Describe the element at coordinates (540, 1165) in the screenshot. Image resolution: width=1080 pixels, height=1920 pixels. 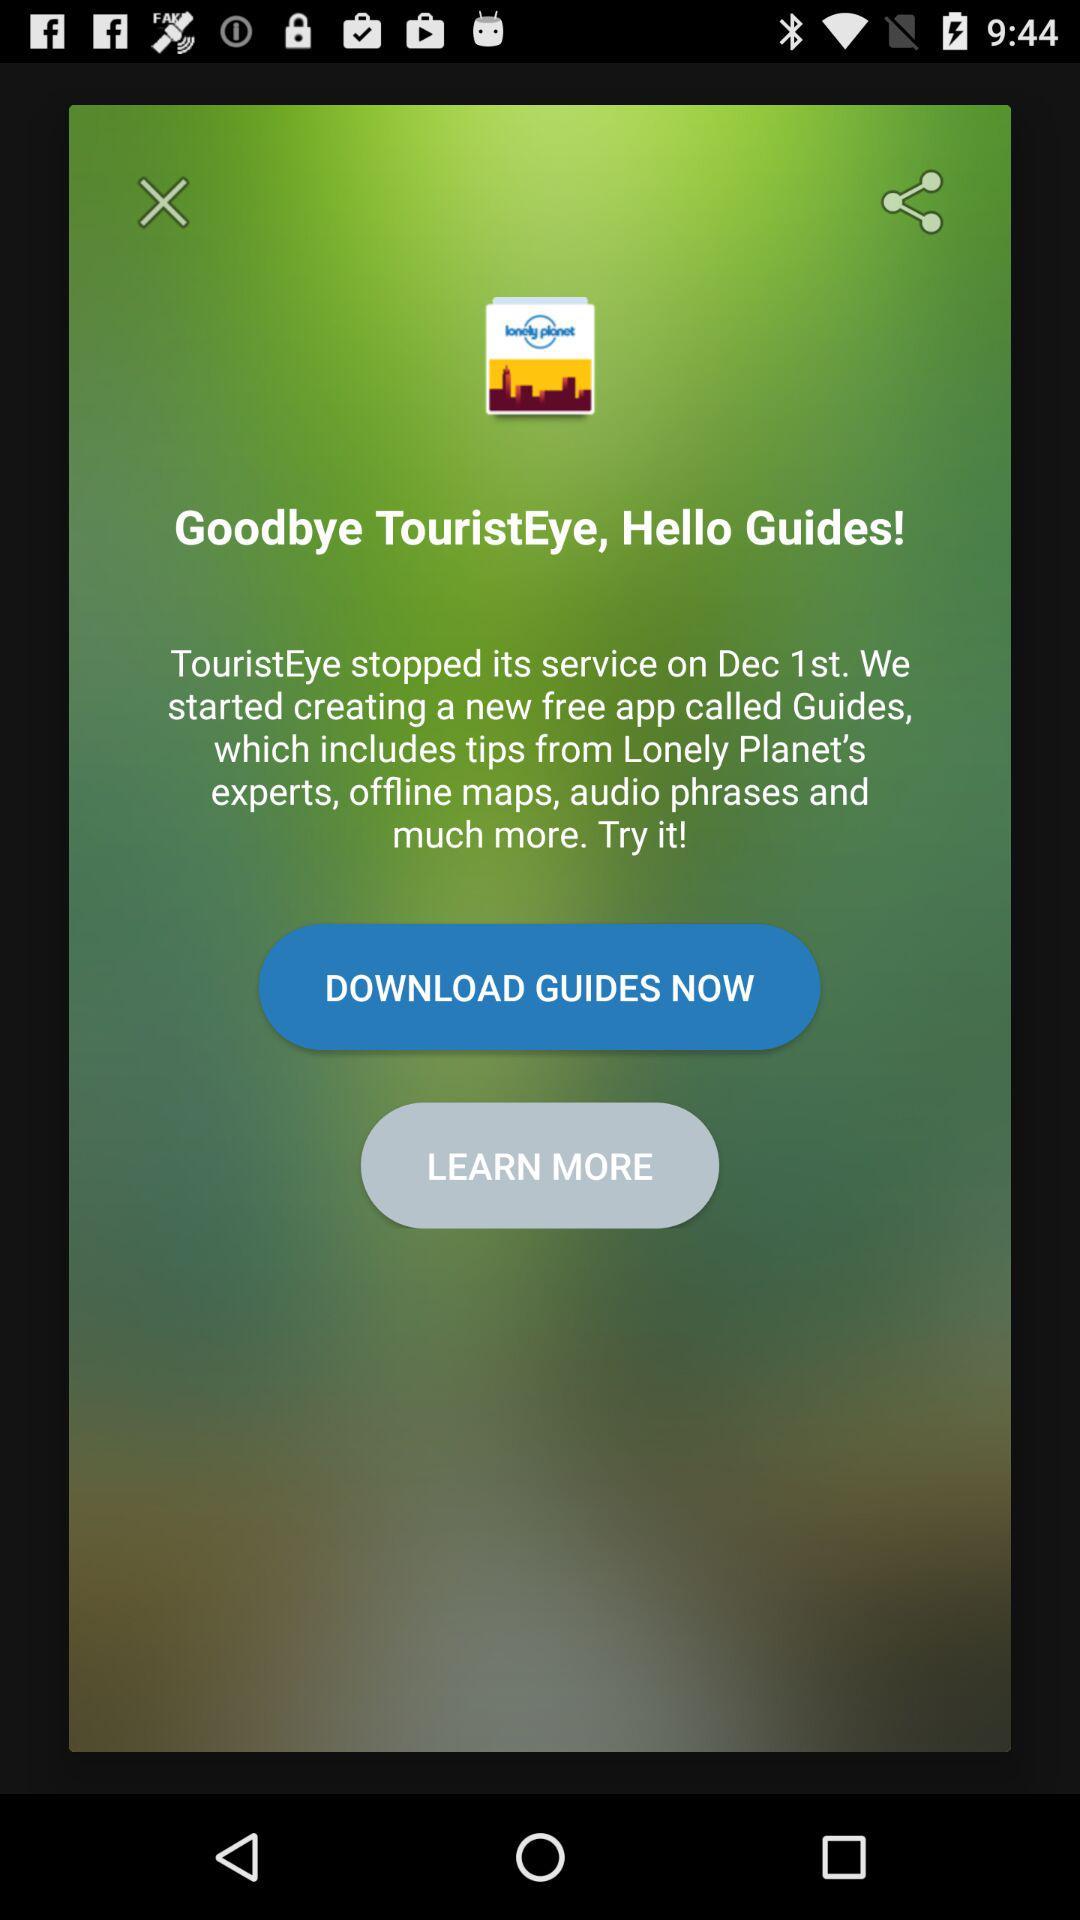
I see `learn more button` at that location.